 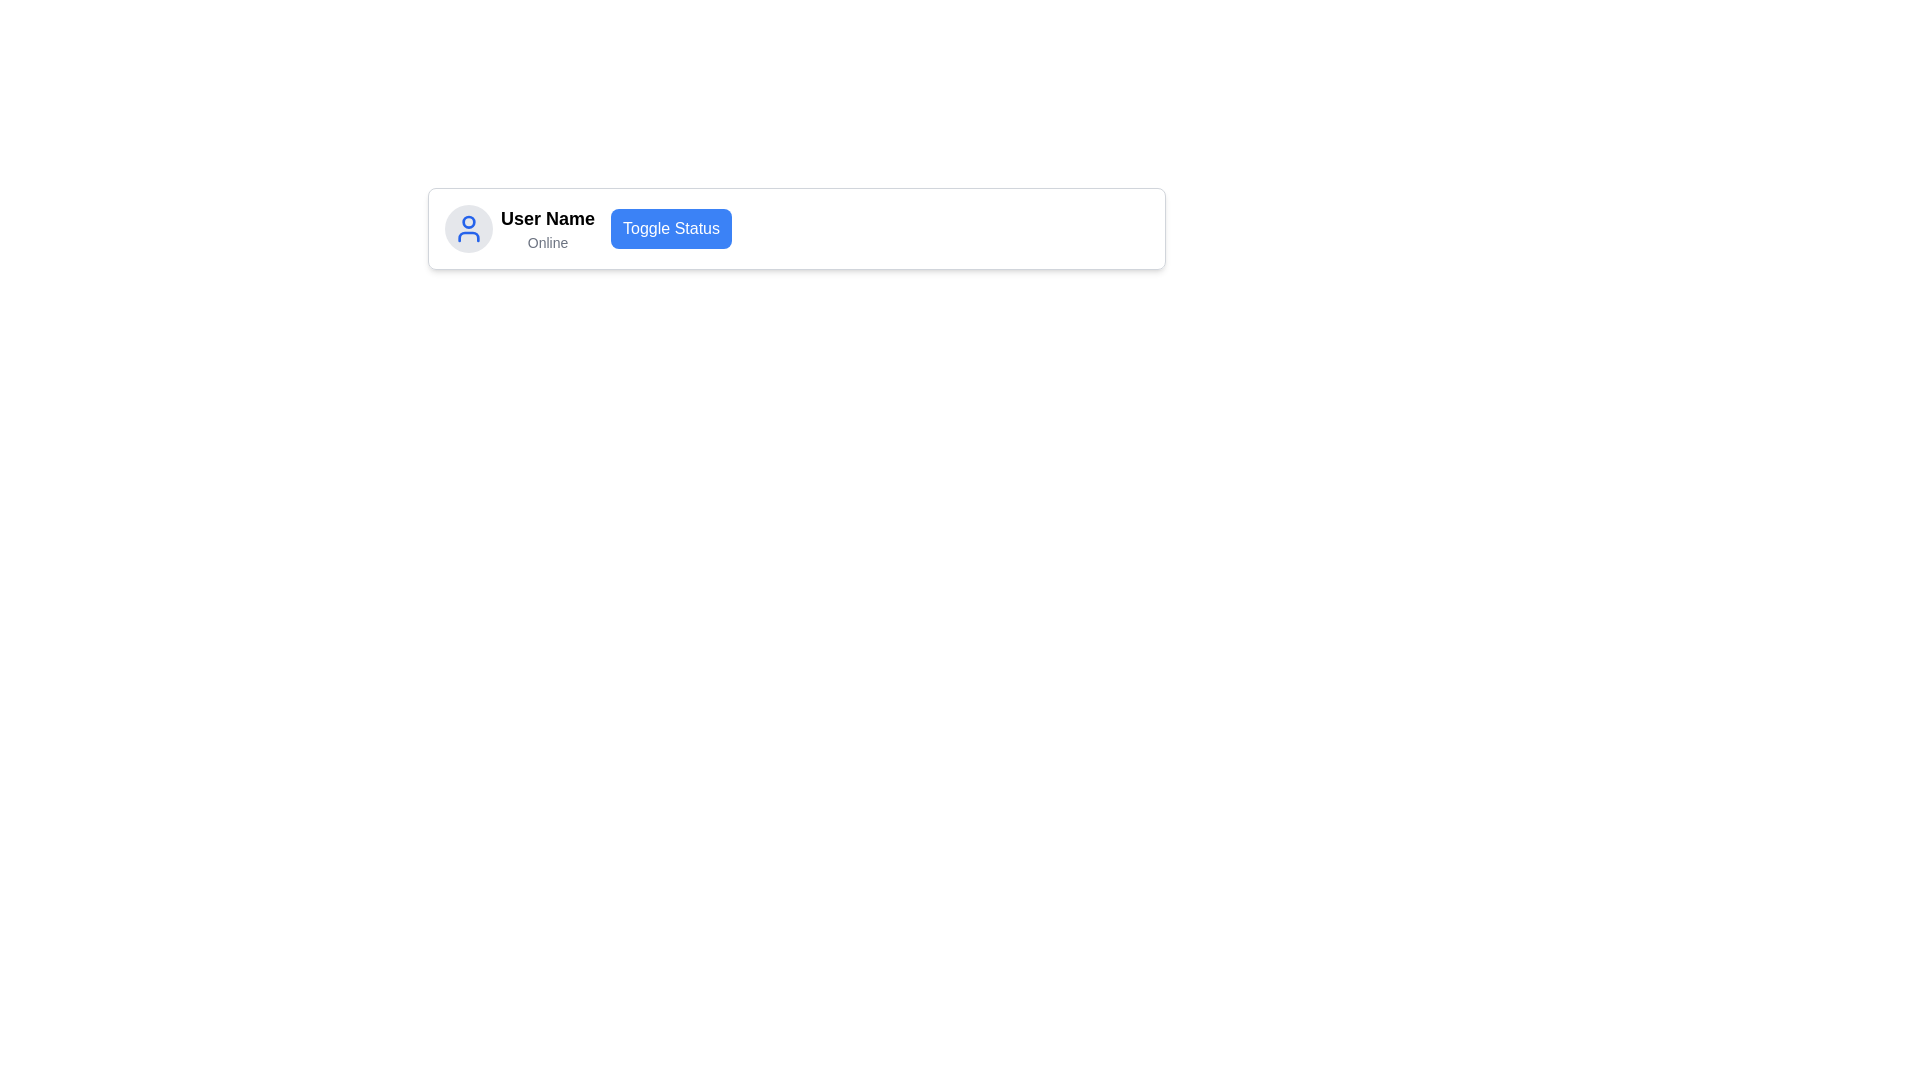 I want to click on the circular user icon with a light gray background and blue user symbol, so click(x=468, y=227).